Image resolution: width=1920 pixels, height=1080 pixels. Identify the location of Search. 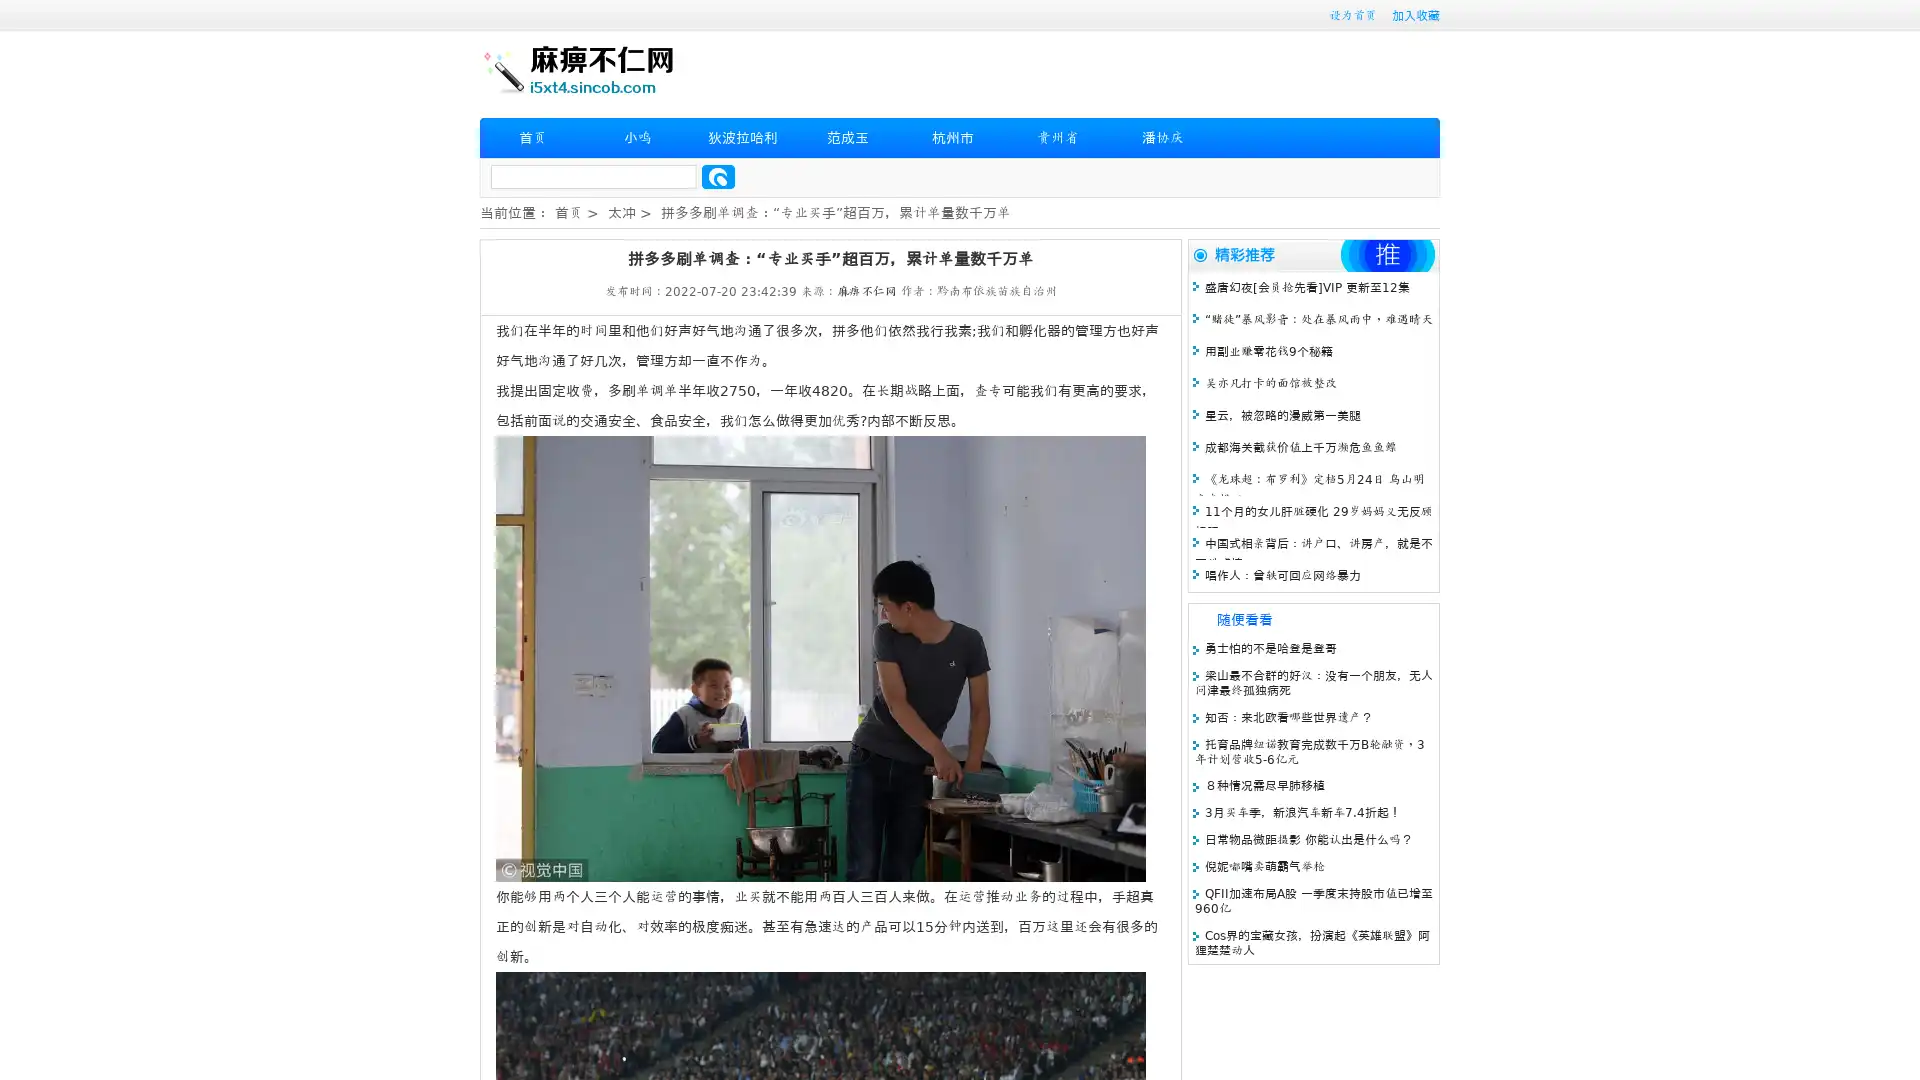
(718, 176).